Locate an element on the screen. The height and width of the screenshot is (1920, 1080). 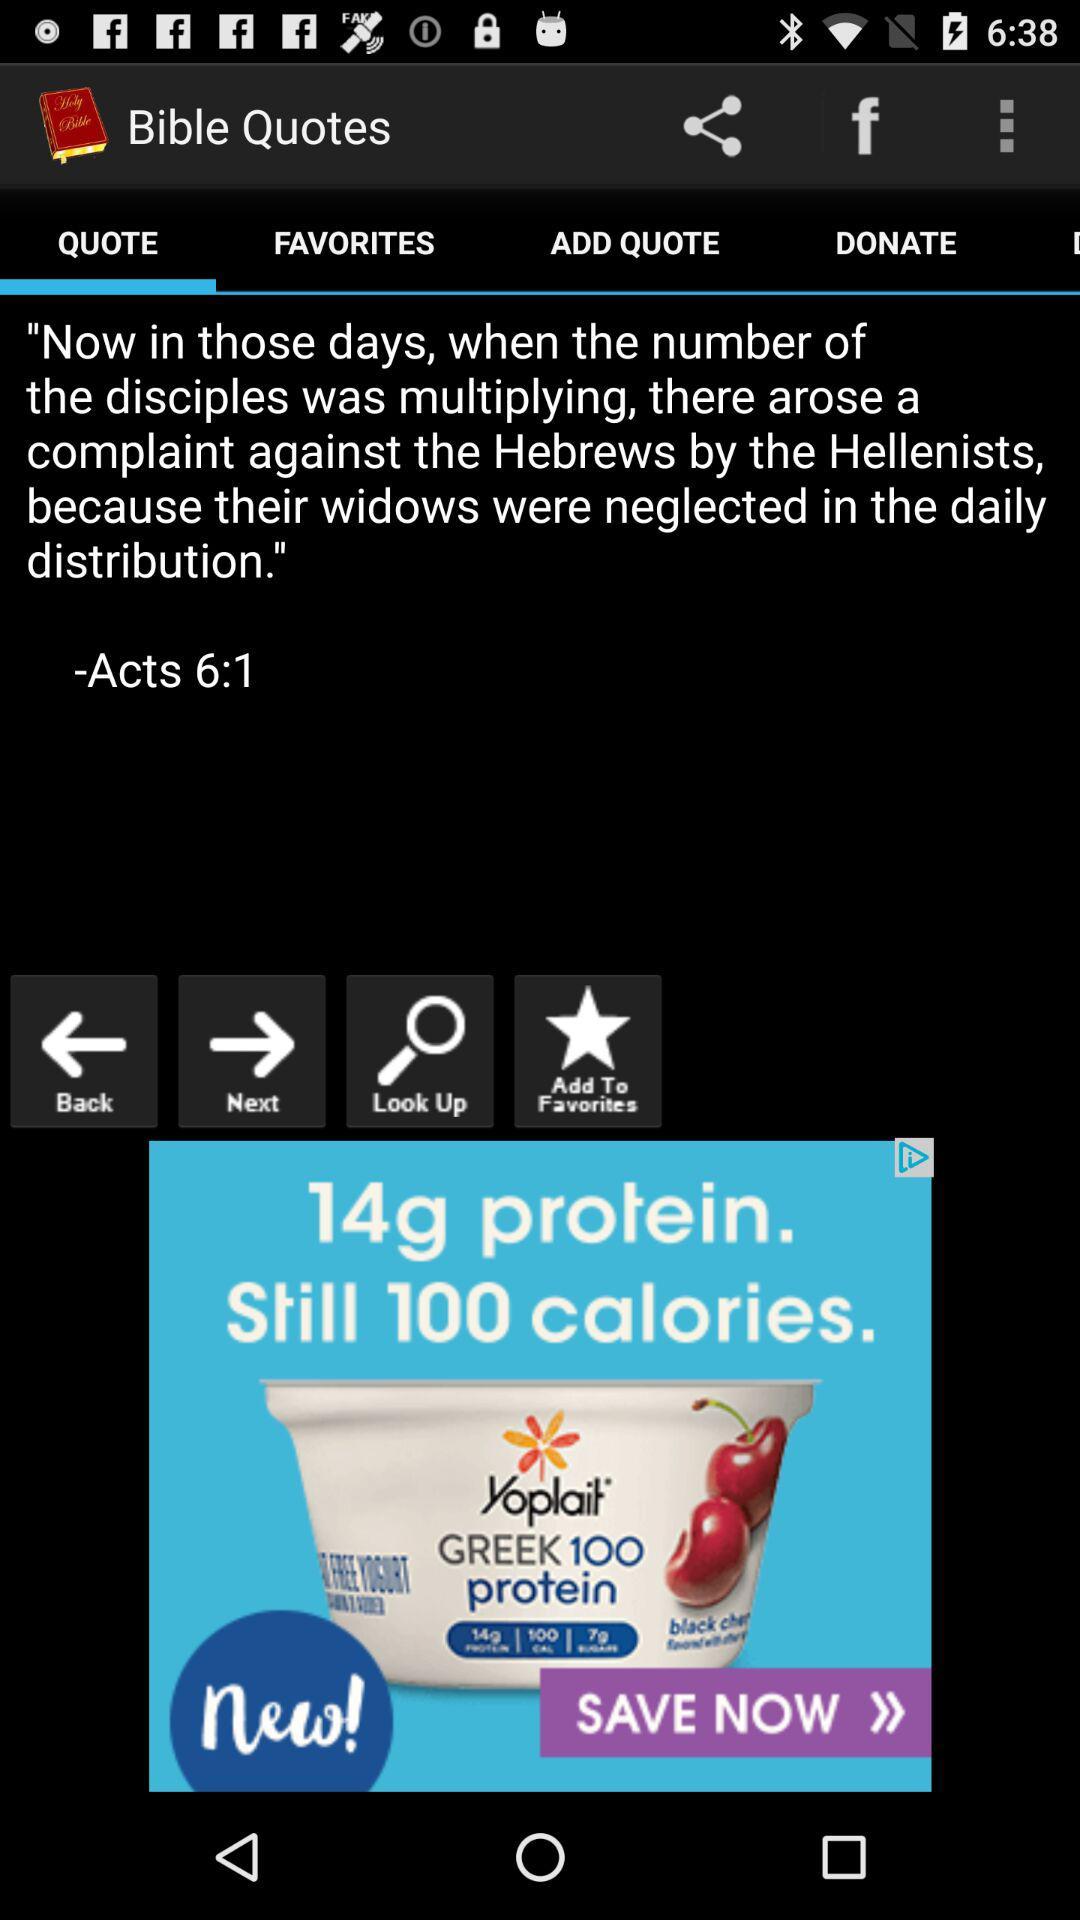
go back is located at coordinates (83, 1050).